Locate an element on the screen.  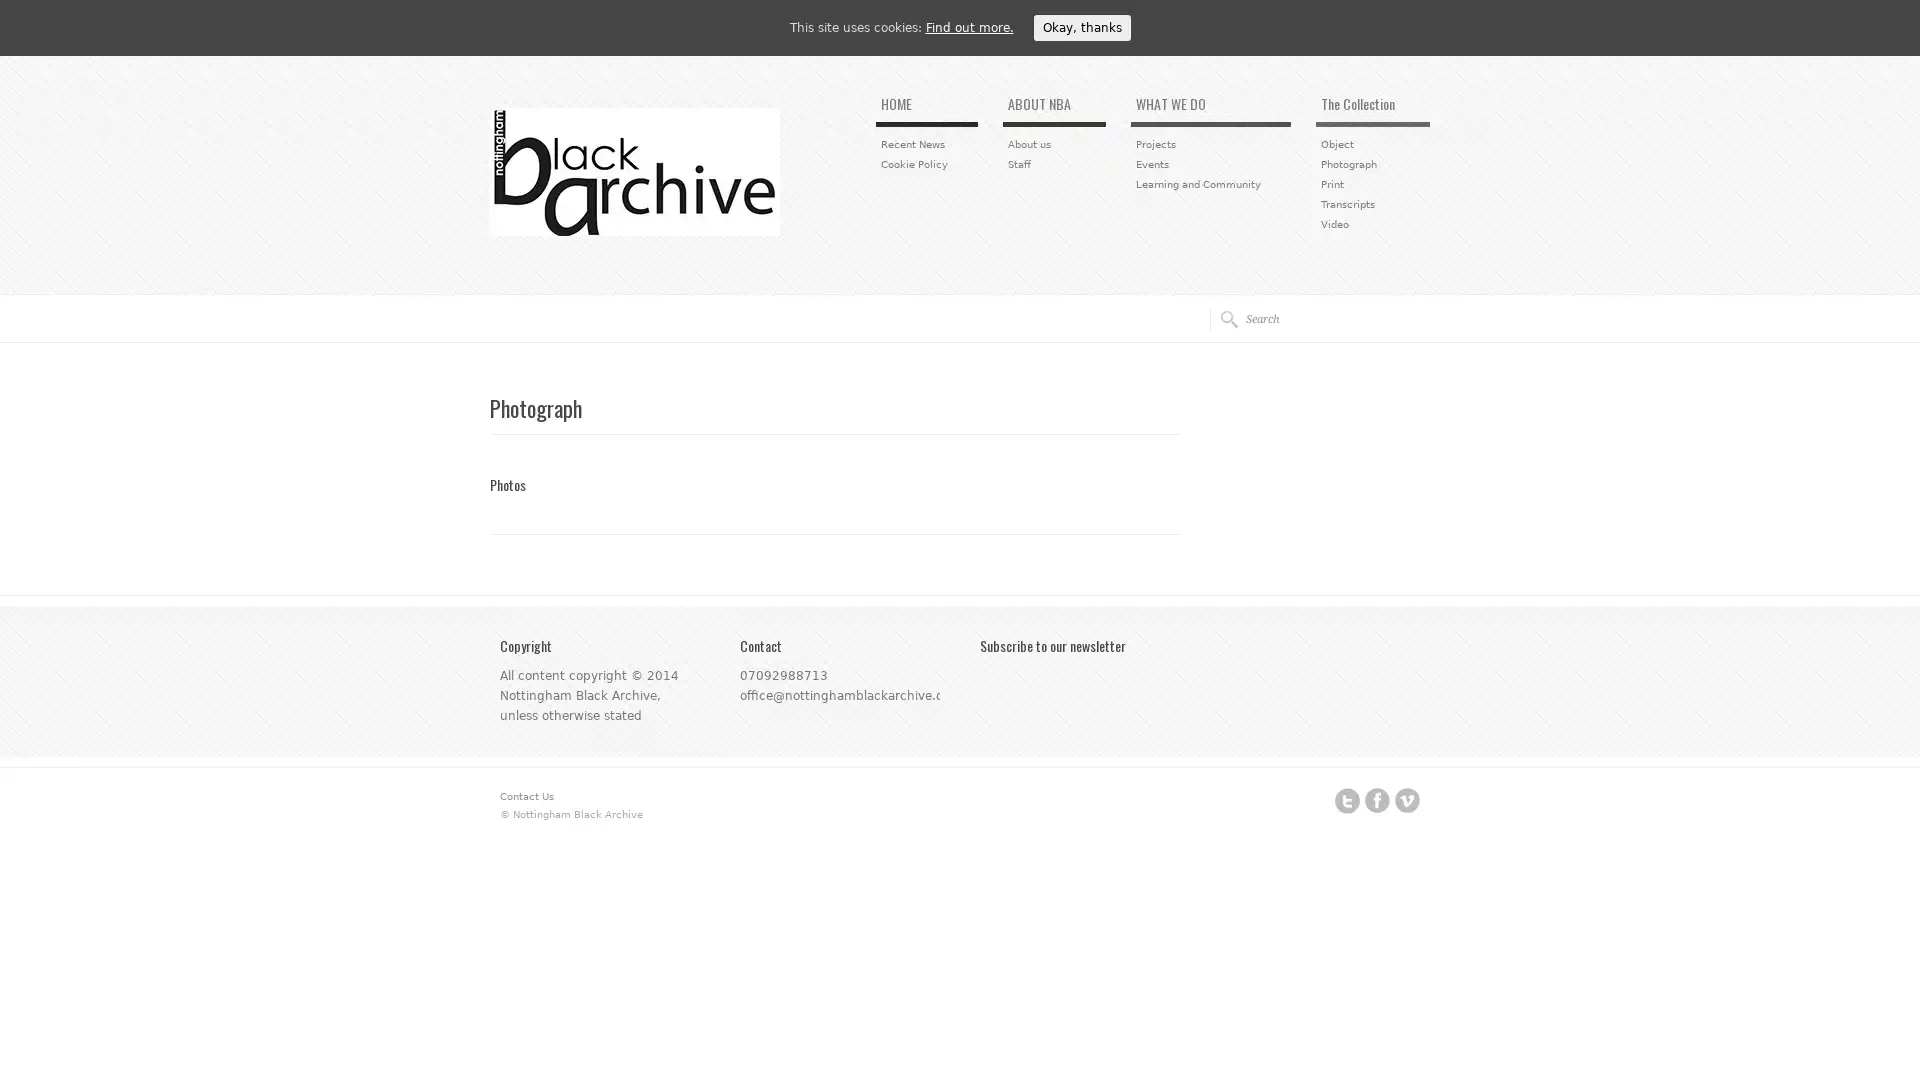
Search is located at coordinates (1222, 318).